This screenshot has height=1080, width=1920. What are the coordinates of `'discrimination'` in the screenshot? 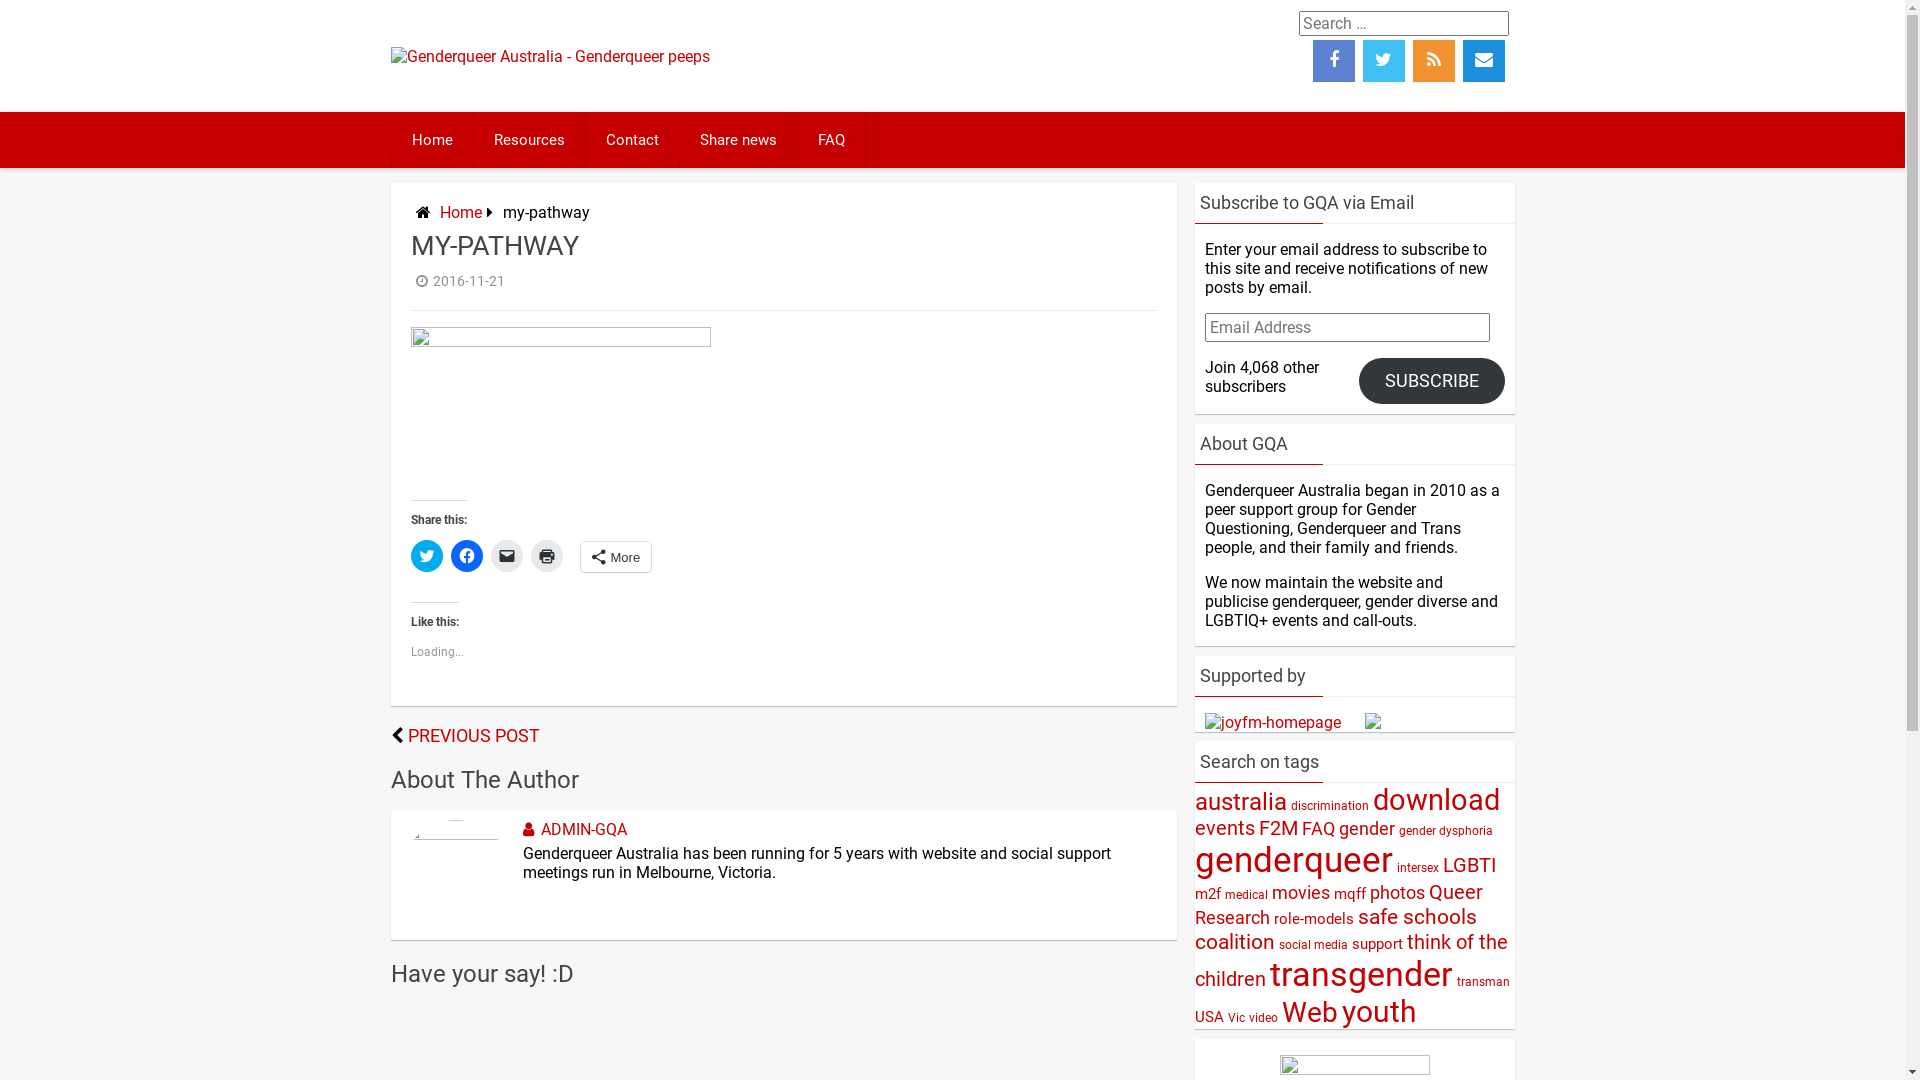 It's located at (1329, 805).